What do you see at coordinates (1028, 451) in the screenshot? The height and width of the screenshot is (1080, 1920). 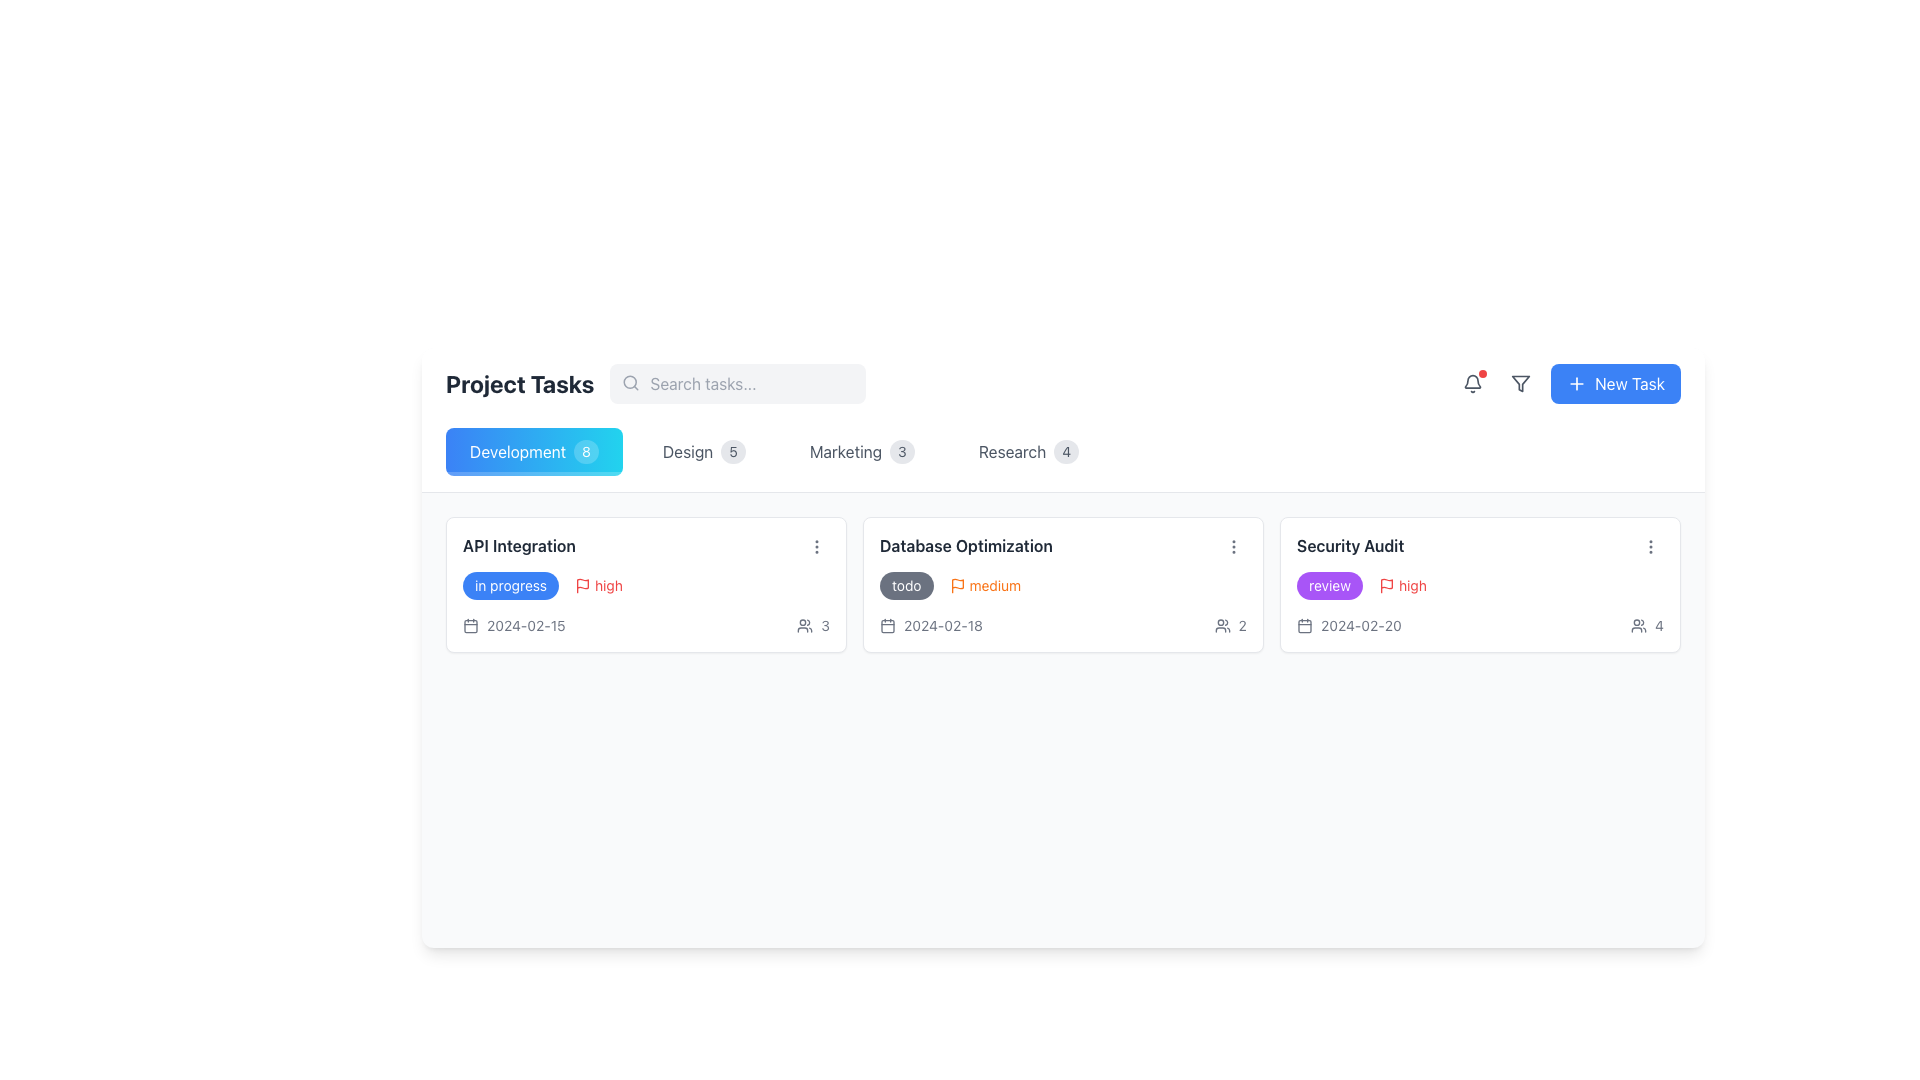 I see `the 'Research' category tab with a badge indicating the number of tasks to filter tasks associated with this category` at bounding box center [1028, 451].